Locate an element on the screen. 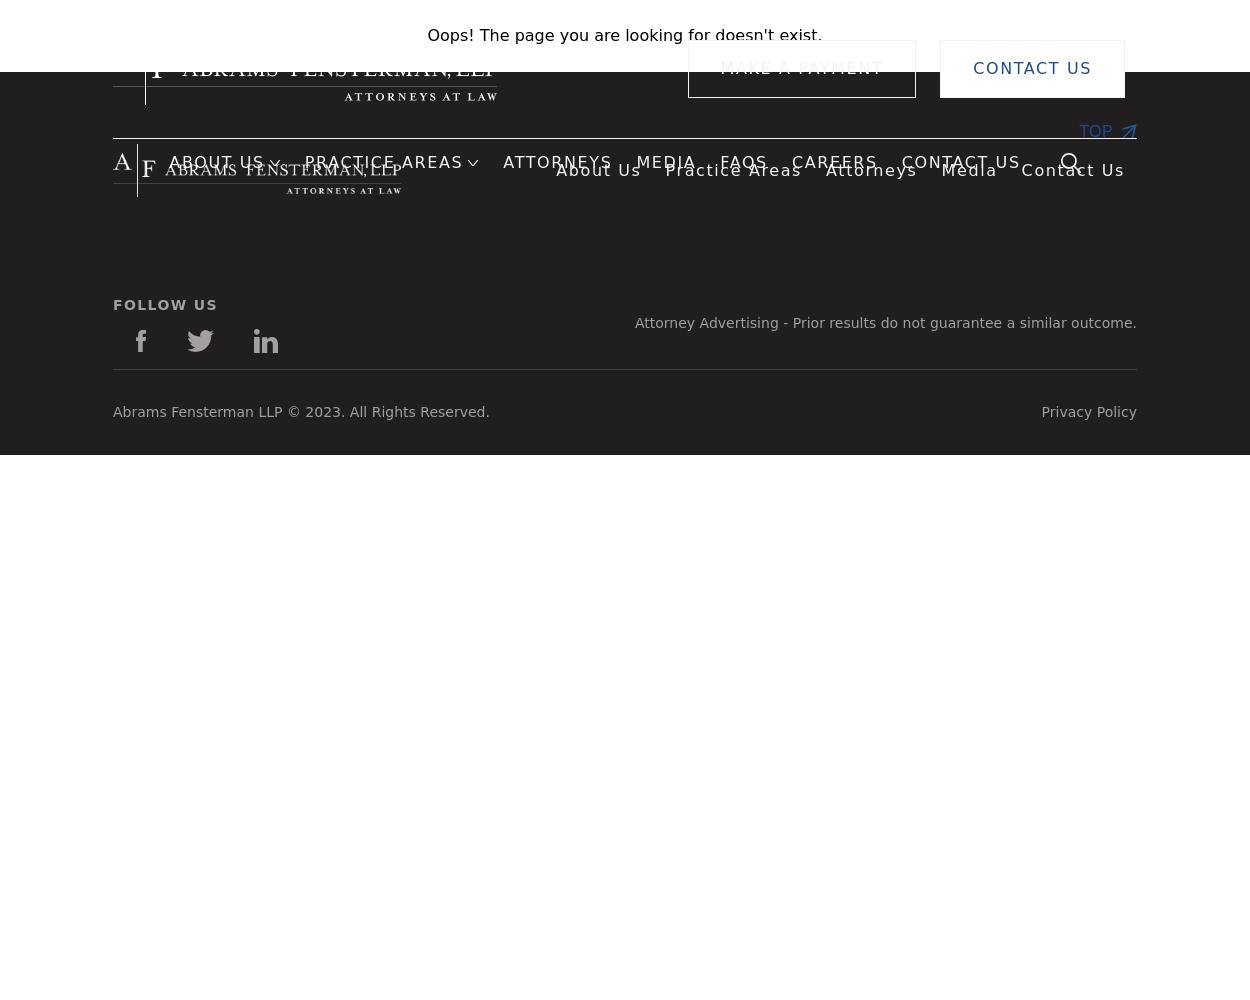 This screenshot has width=1250, height=1000. 'FAQs' is located at coordinates (742, 162).